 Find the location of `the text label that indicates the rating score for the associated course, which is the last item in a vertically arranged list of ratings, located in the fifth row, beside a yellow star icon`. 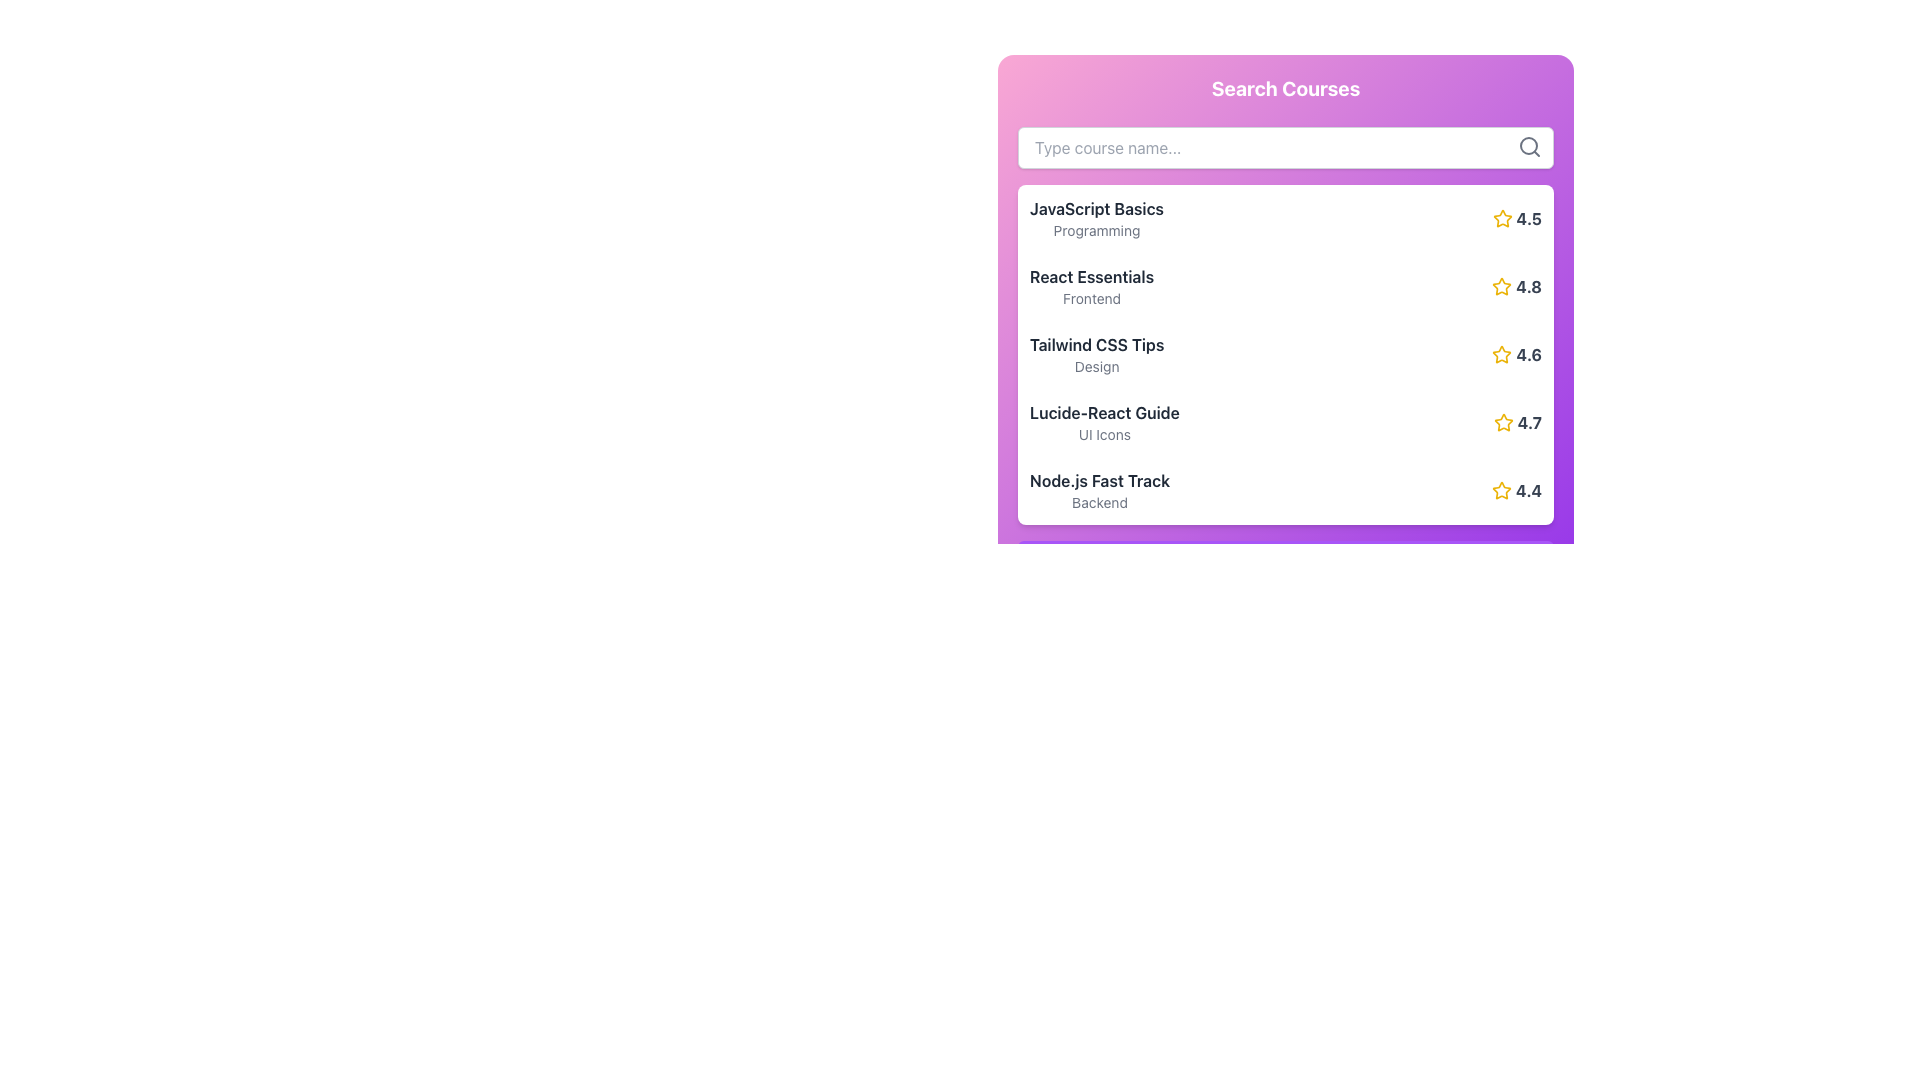

the text label that indicates the rating score for the associated course, which is the last item in a vertically arranged list of ratings, located in the fifth row, beside a yellow star icon is located at coordinates (1527, 490).